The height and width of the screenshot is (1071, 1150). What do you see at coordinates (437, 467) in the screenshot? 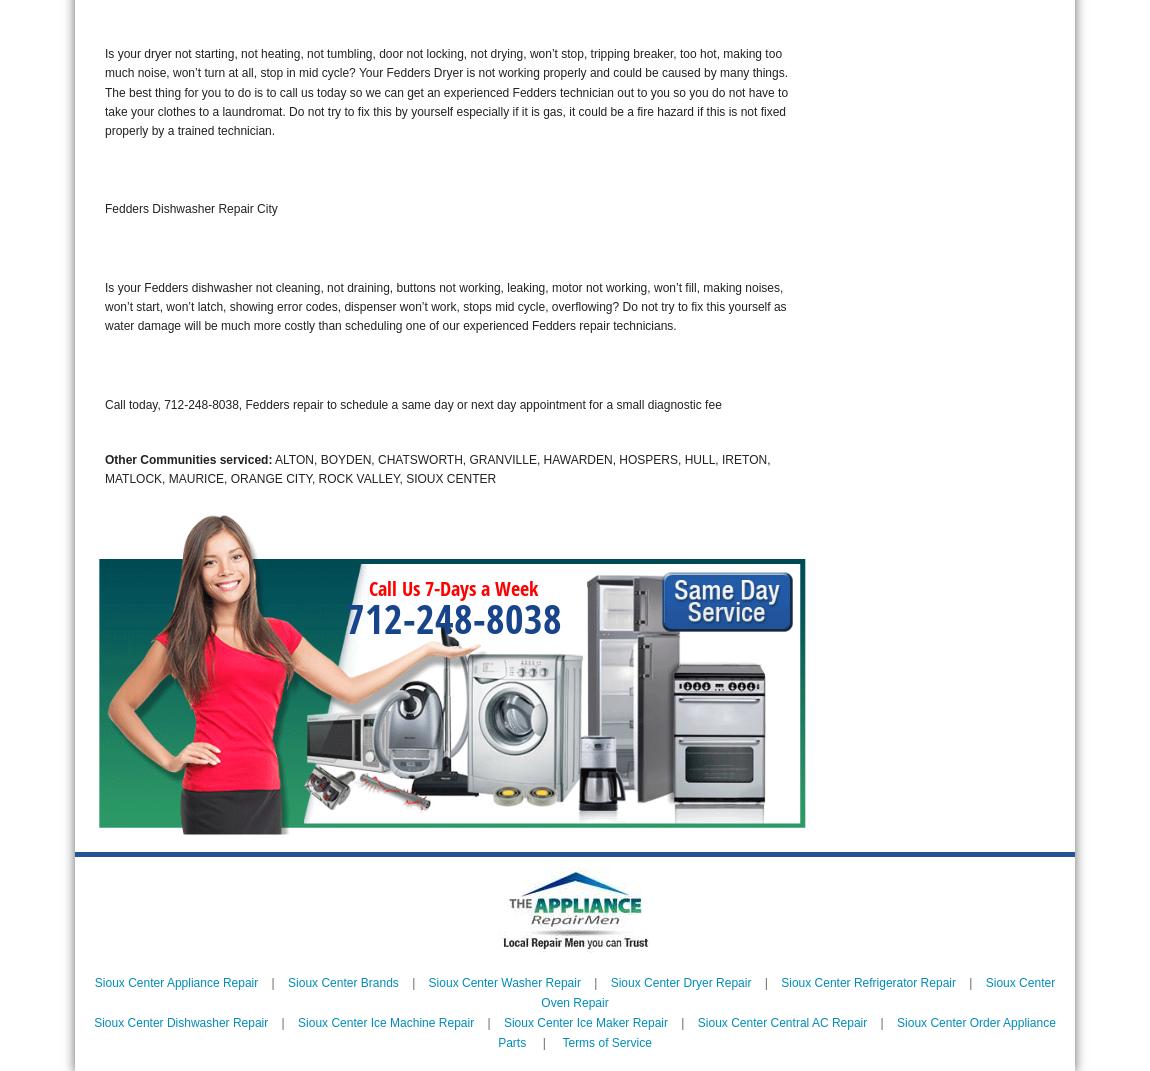
I see `'ALTON, BOYDEN, CHATSWORTH, GRANVILLE, HAWARDEN, HOSPERS, HULL, IRETON, MATLOCK, MAURICE, ORANGE CITY, ROCK VALLEY, SIOUX CENTER'` at bounding box center [437, 467].